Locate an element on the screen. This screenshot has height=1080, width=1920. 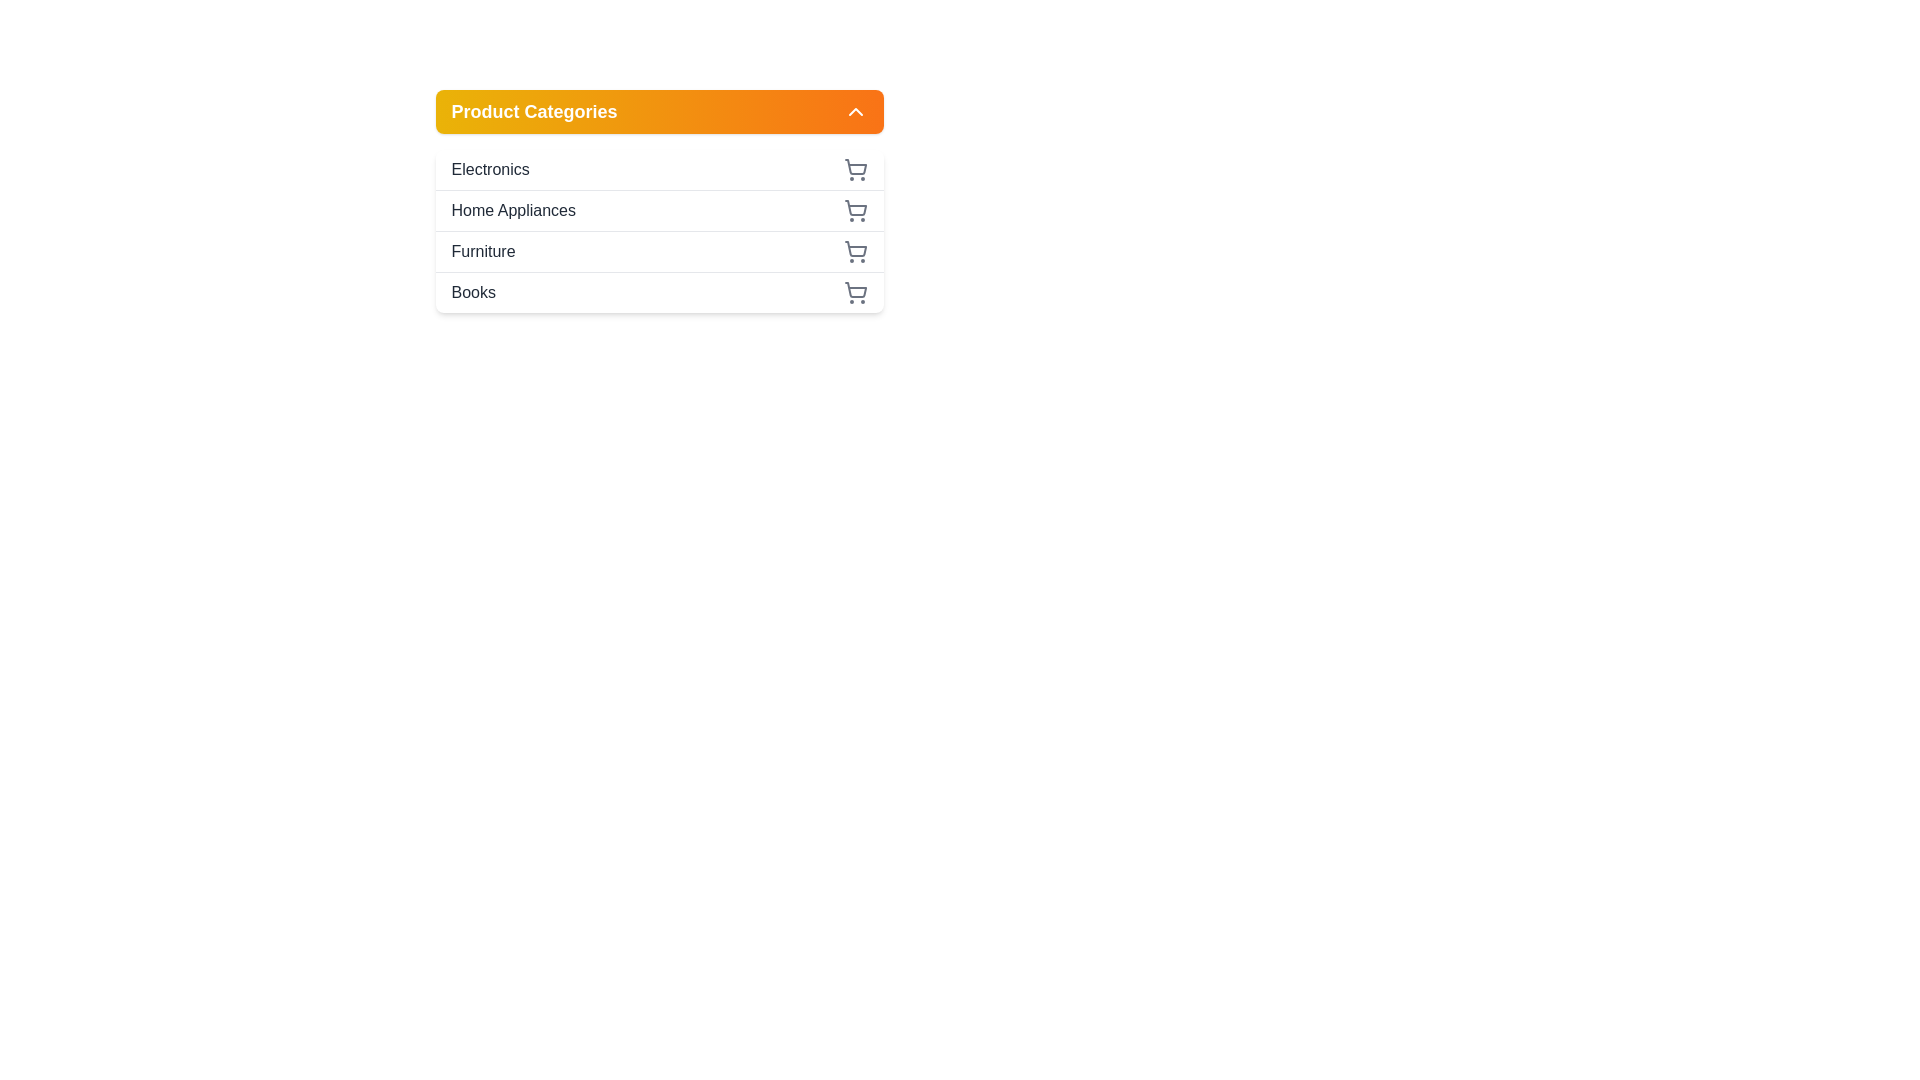
the third shopping cart icon from the top, located to the far right of the 'Furniture' label within the 'Product Categories' dropdown is located at coordinates (855, 250).